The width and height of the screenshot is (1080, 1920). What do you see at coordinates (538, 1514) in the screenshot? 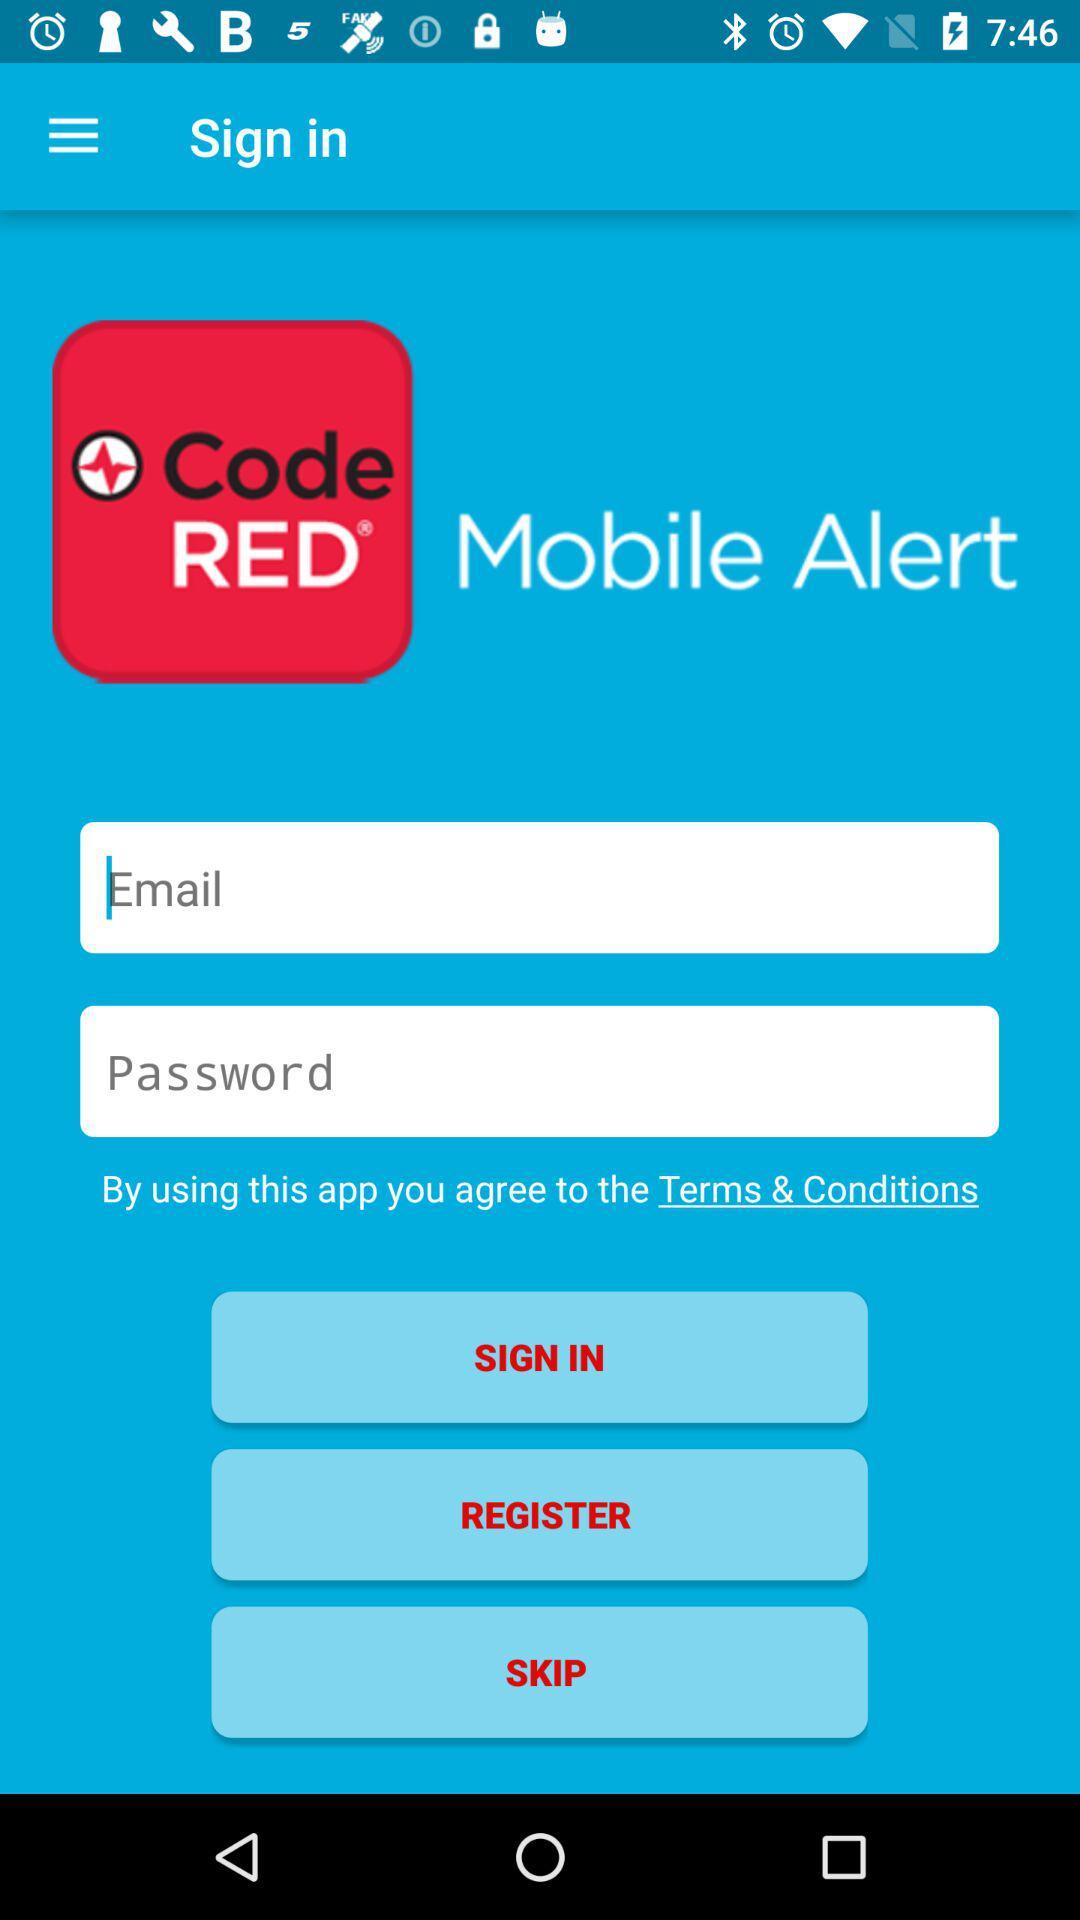
I see `register item` at bounding box center [538, 1514].